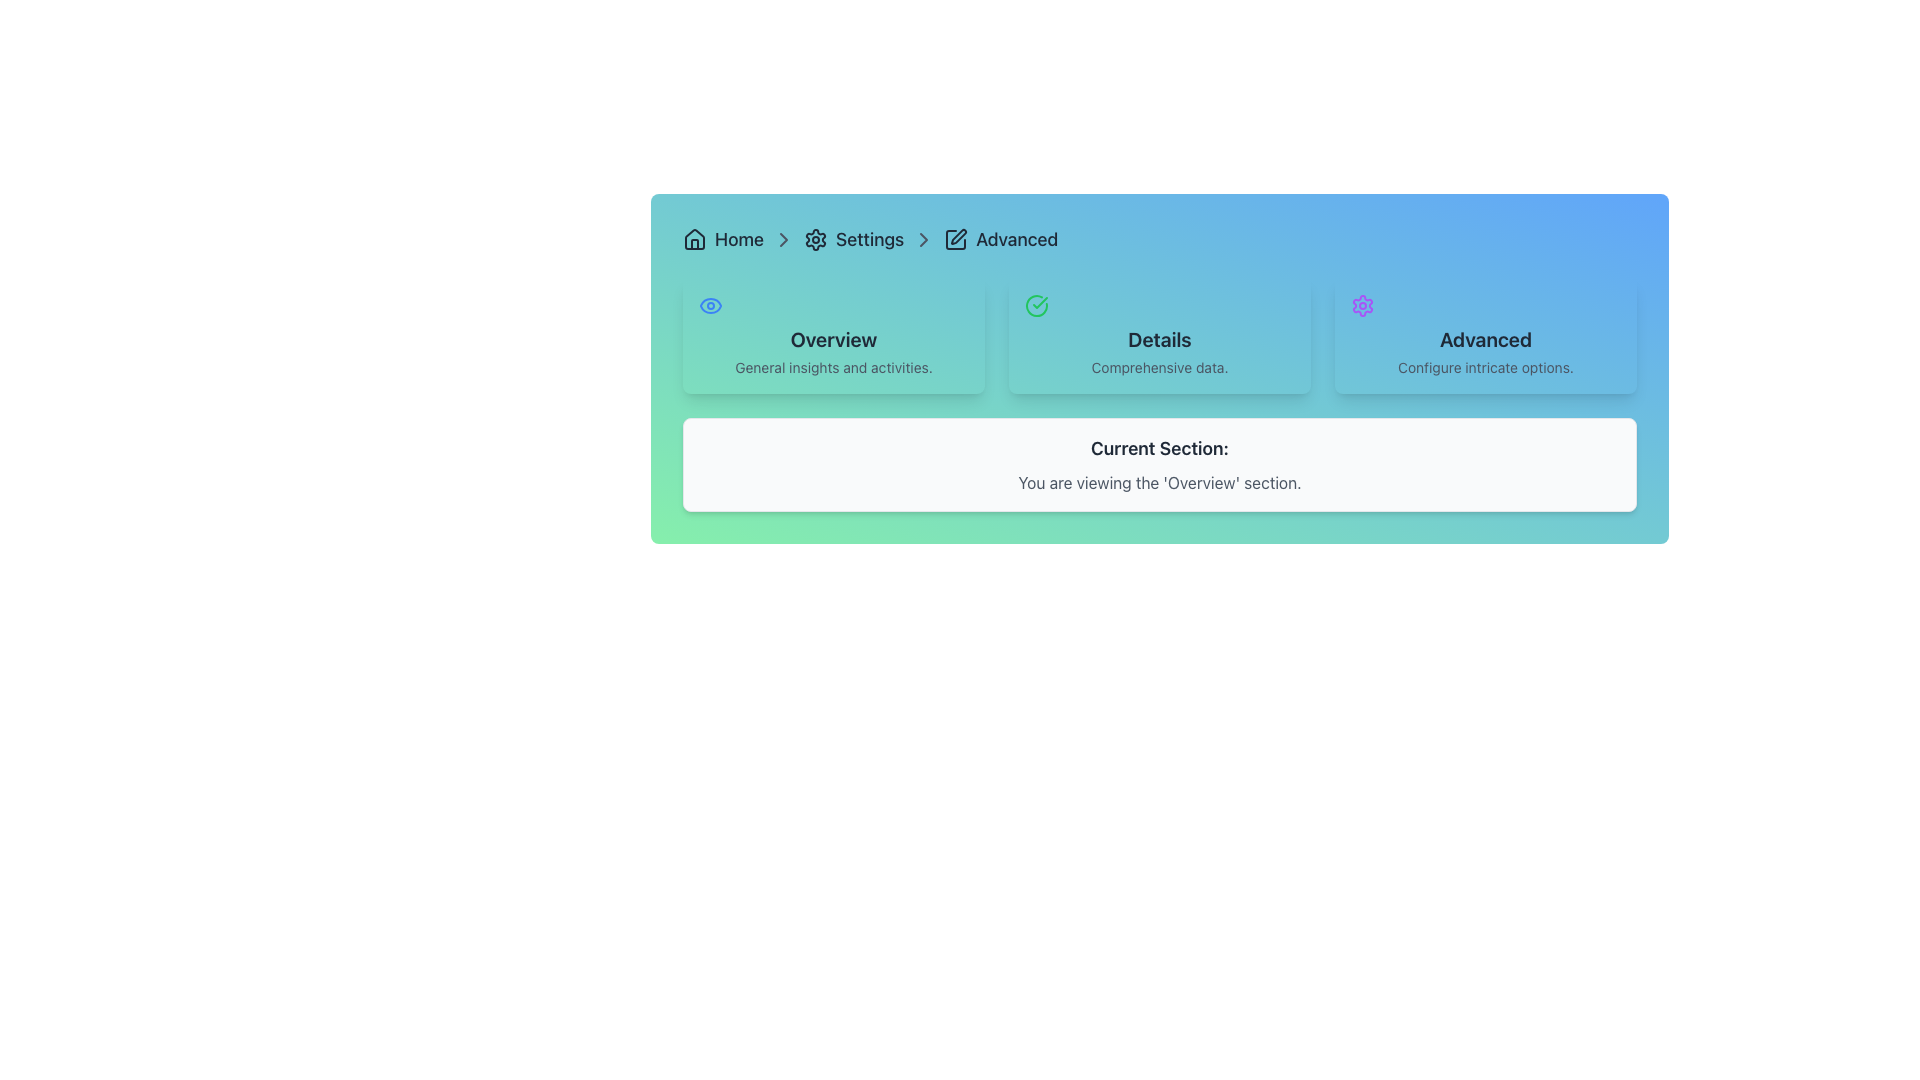 The height and width of the screenshot is (1080, 1920). Describe the element at coordinates (695, 238) in the screenshot. I see `the 'Home' icon, which is an SVG-based graphic located in the horizontal navigation bar at the top left of the interface` at that location.